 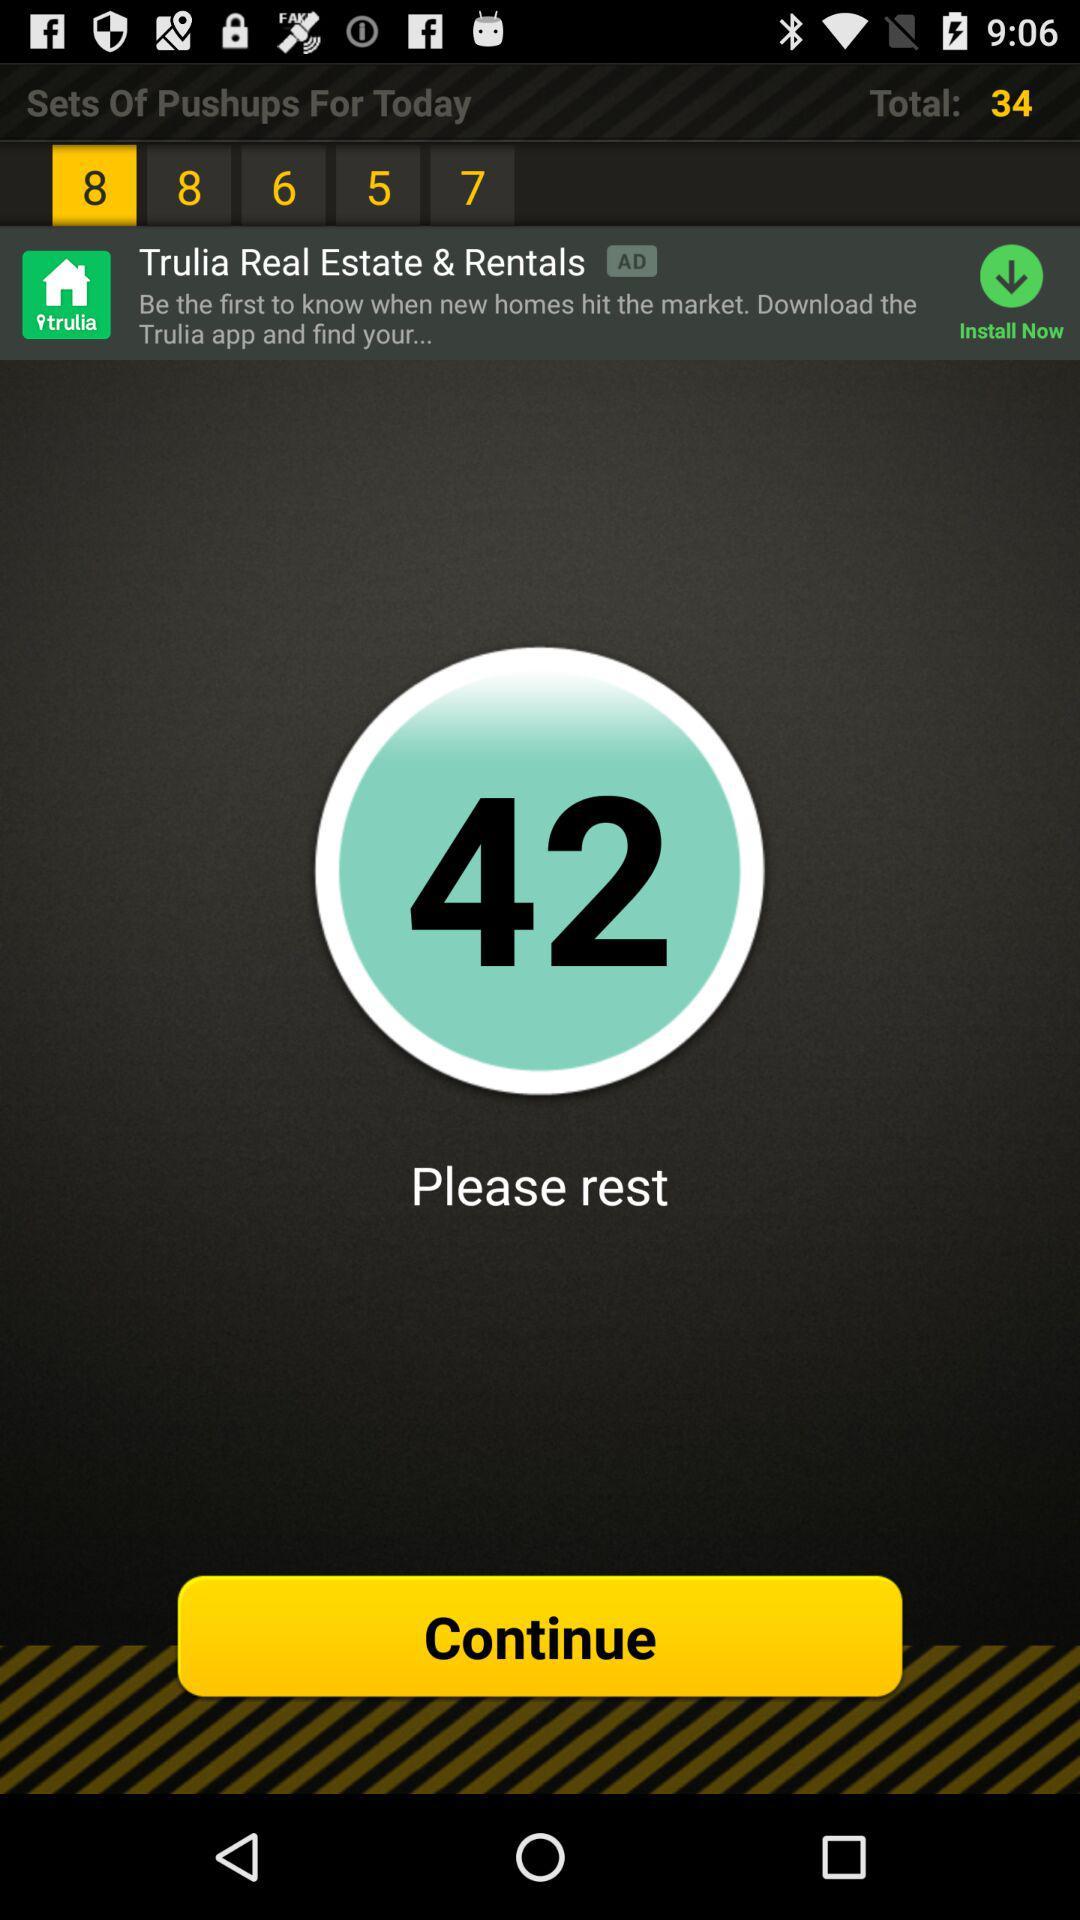 What do you see at coordinates (397, 259) in the screenshot?
I see `the icon above the be the first app` at bounding box center [397, 259].